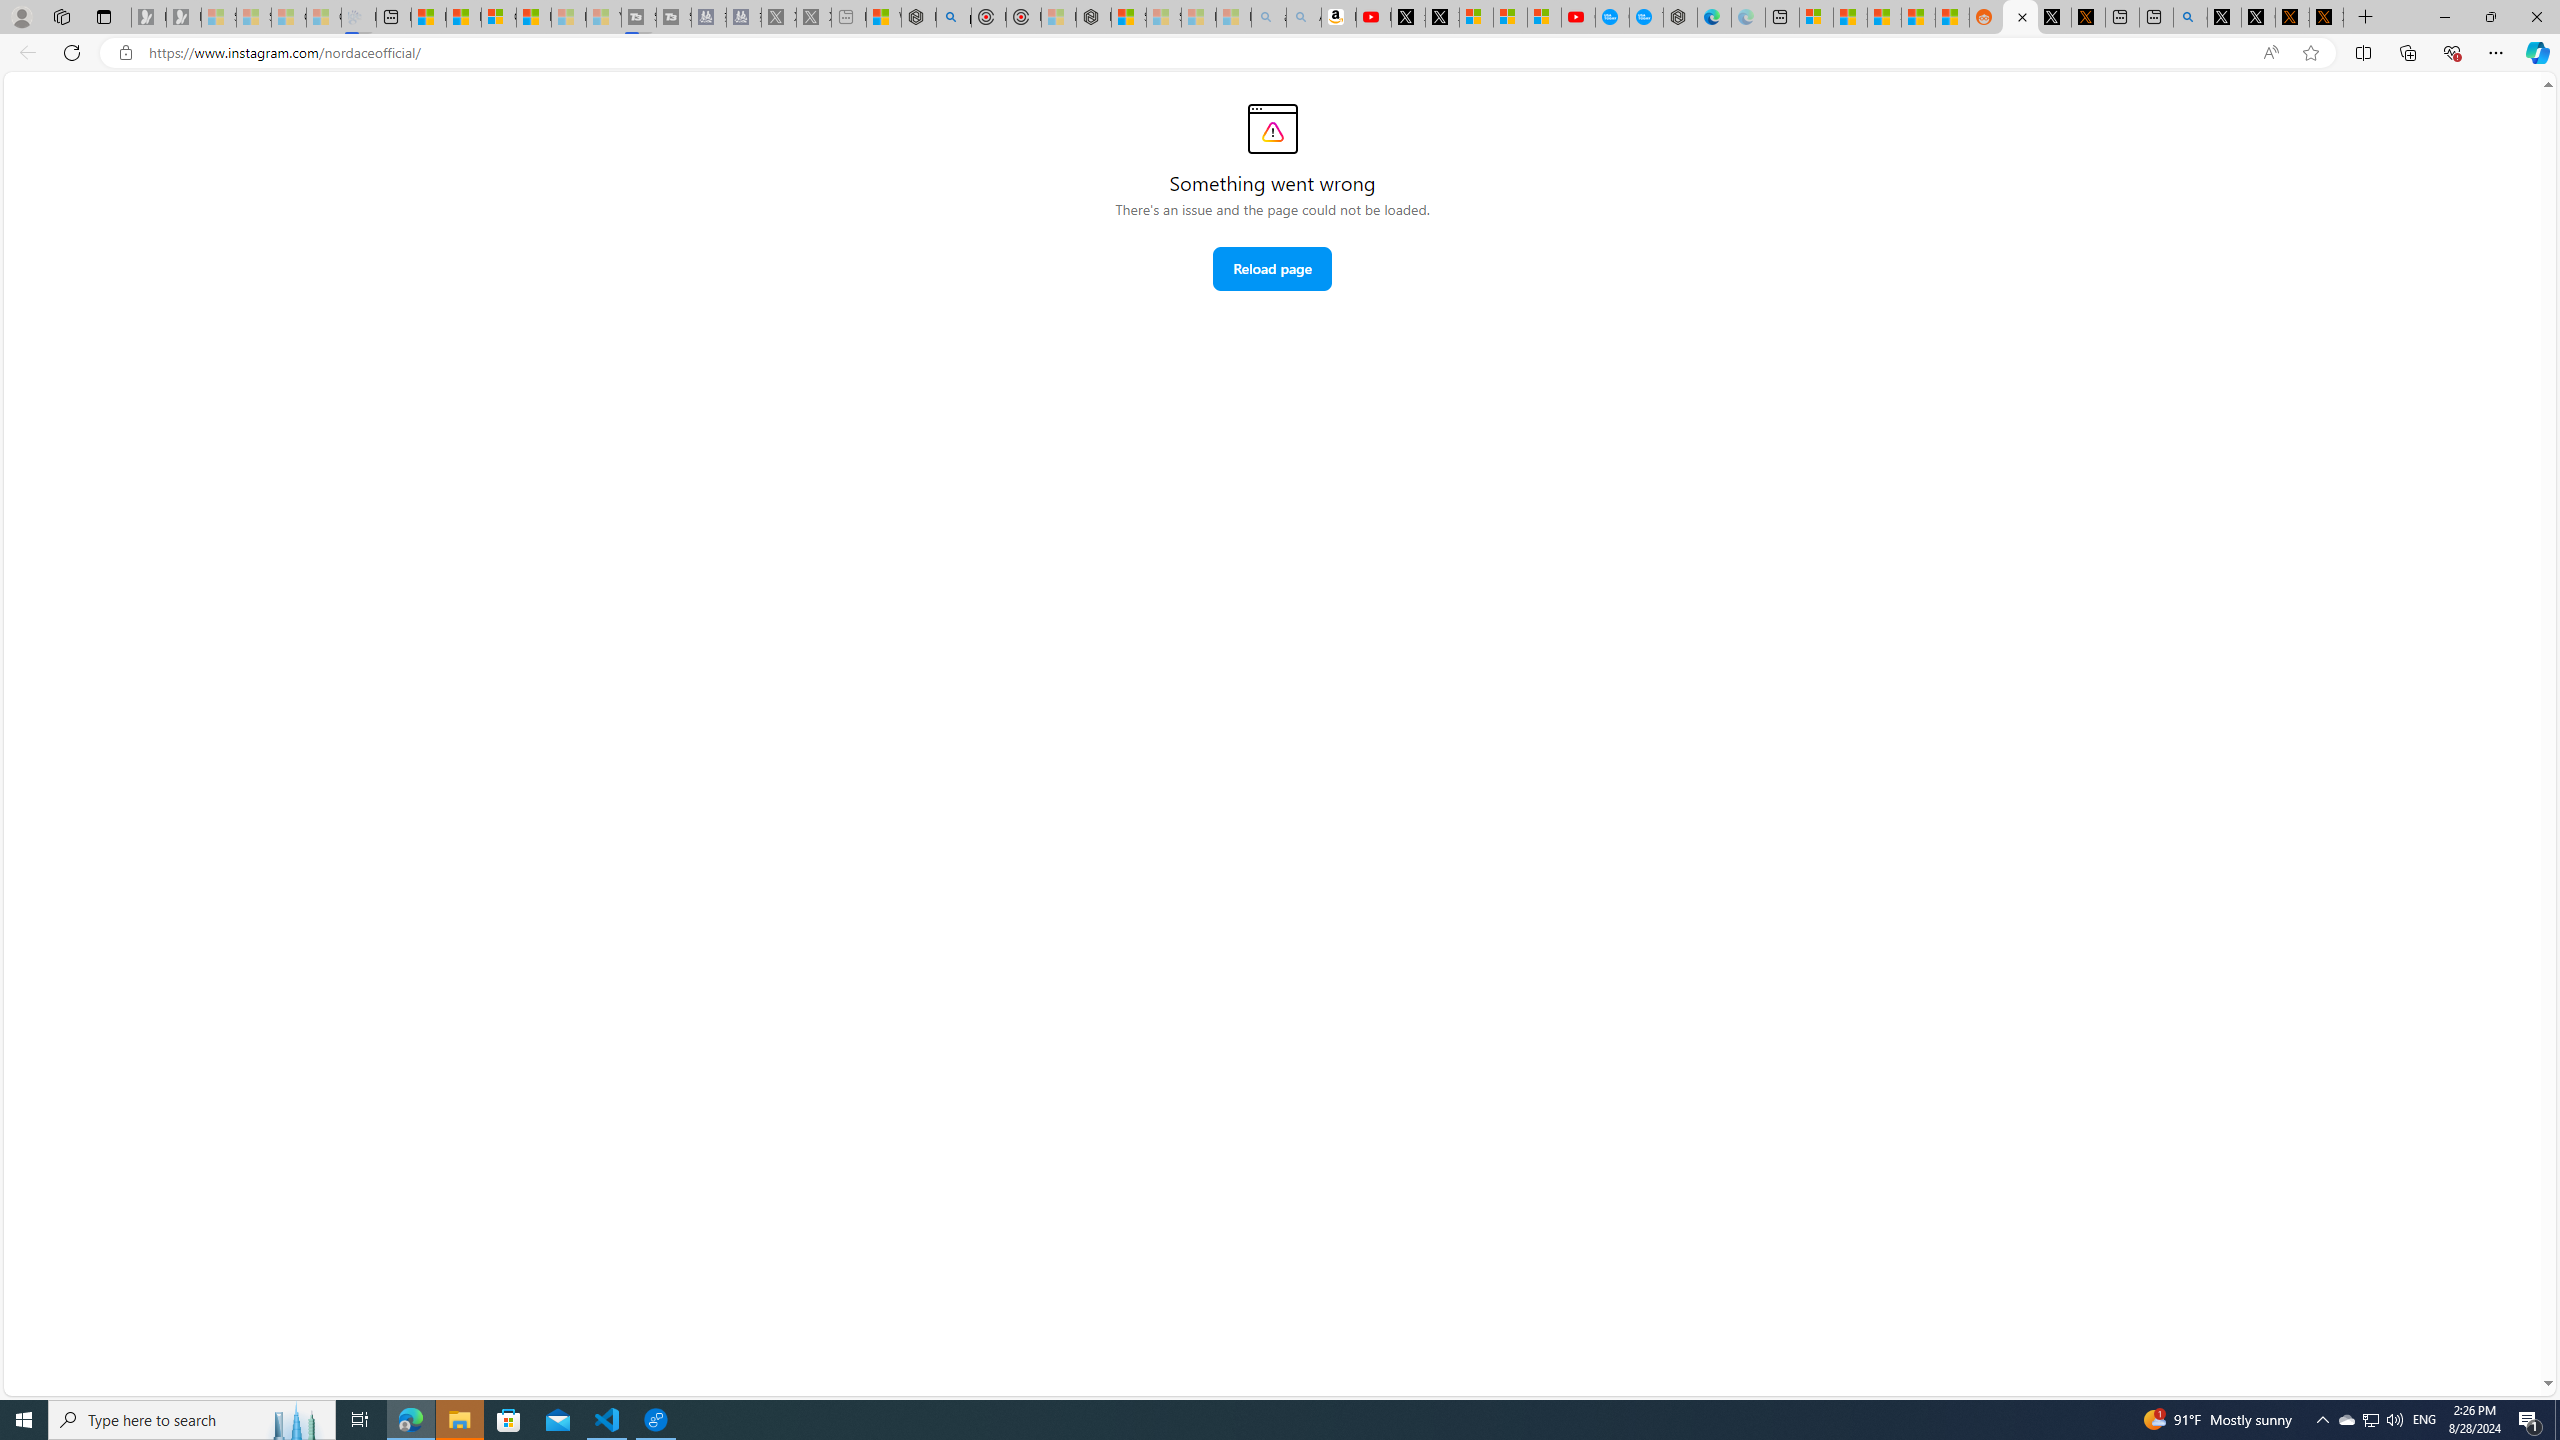 The height and width of the screenshot is (1440, 2560). What do you see at coordinates (1304, 16) in the screenshot?
I see `'Amazon Echo Dot PNG - Search Images - Sleeping'` at bounding box center [1304, 16].